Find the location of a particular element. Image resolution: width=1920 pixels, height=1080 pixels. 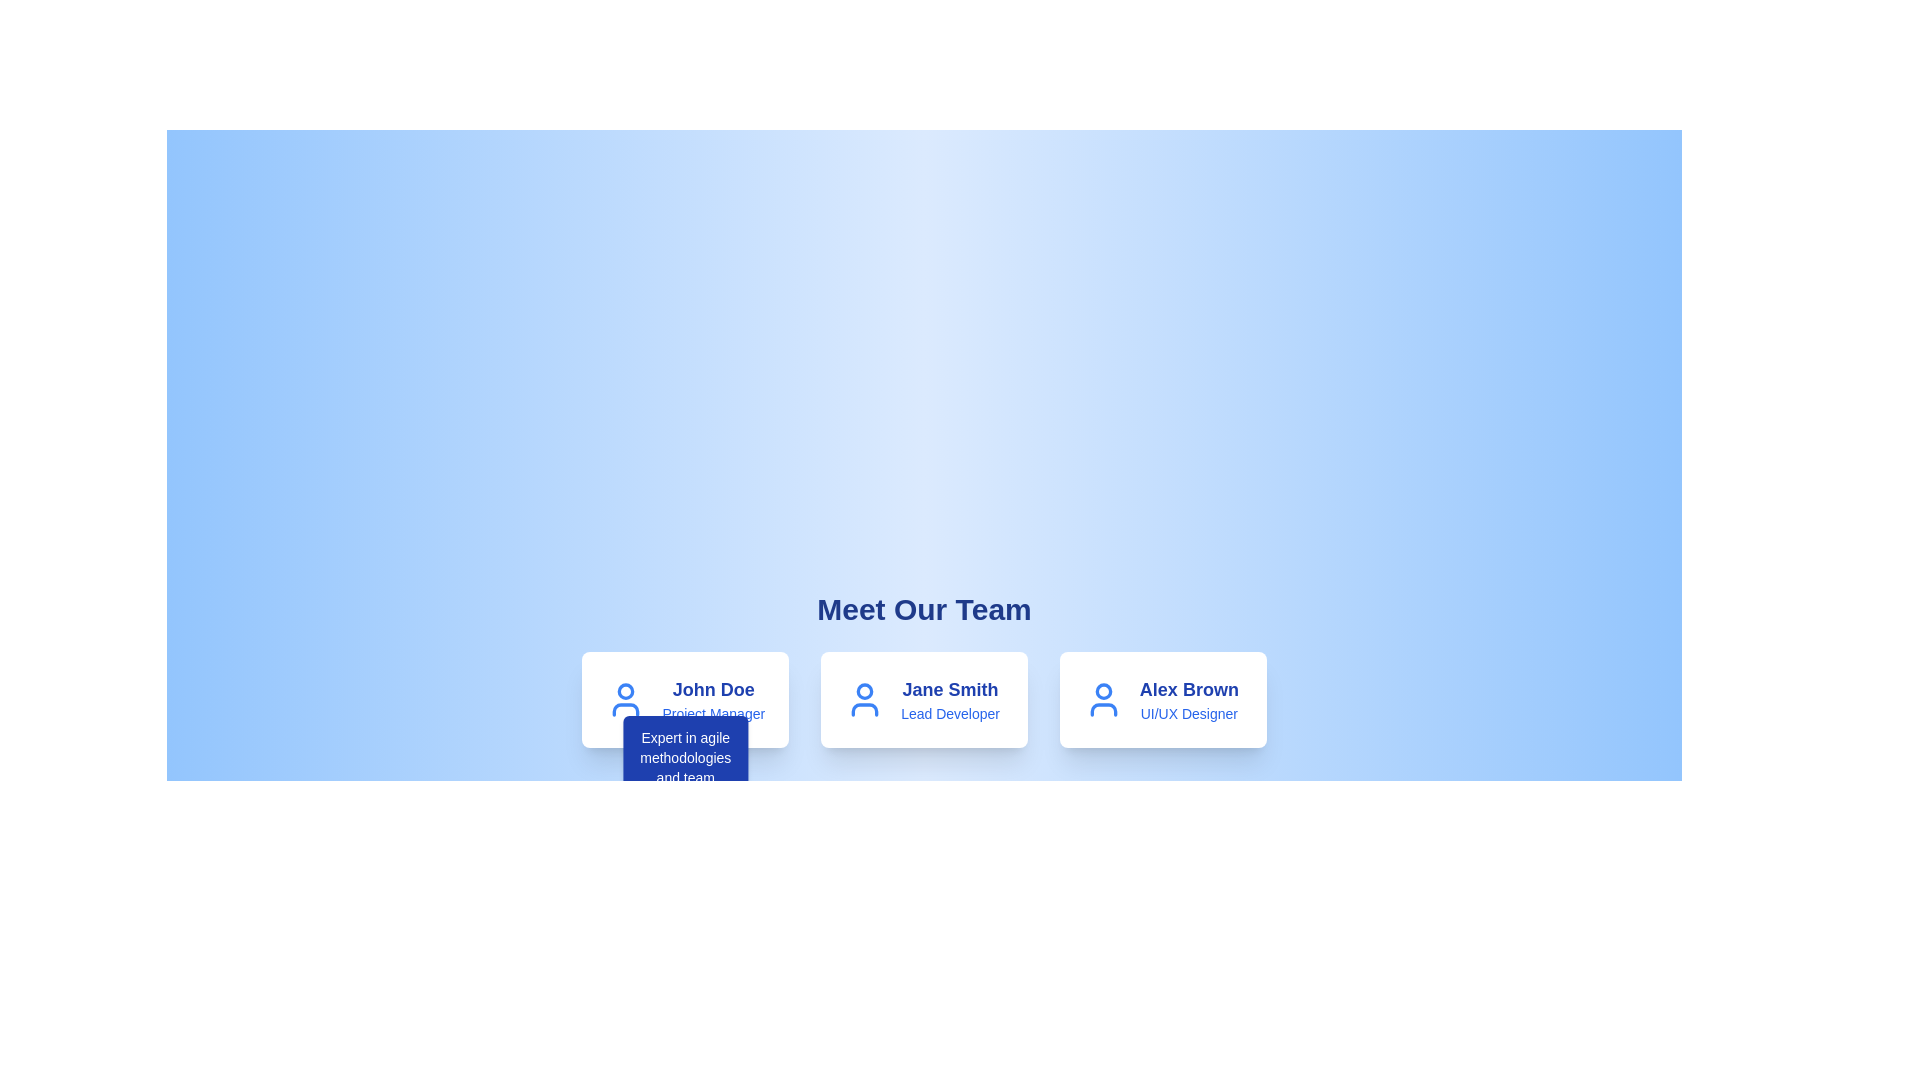

the Text block that identifies the team member 'Jane Smith' as 'Lead Developer', located in the second card under the heading 'Meet Our Team' is located at coordinates (949, 698).